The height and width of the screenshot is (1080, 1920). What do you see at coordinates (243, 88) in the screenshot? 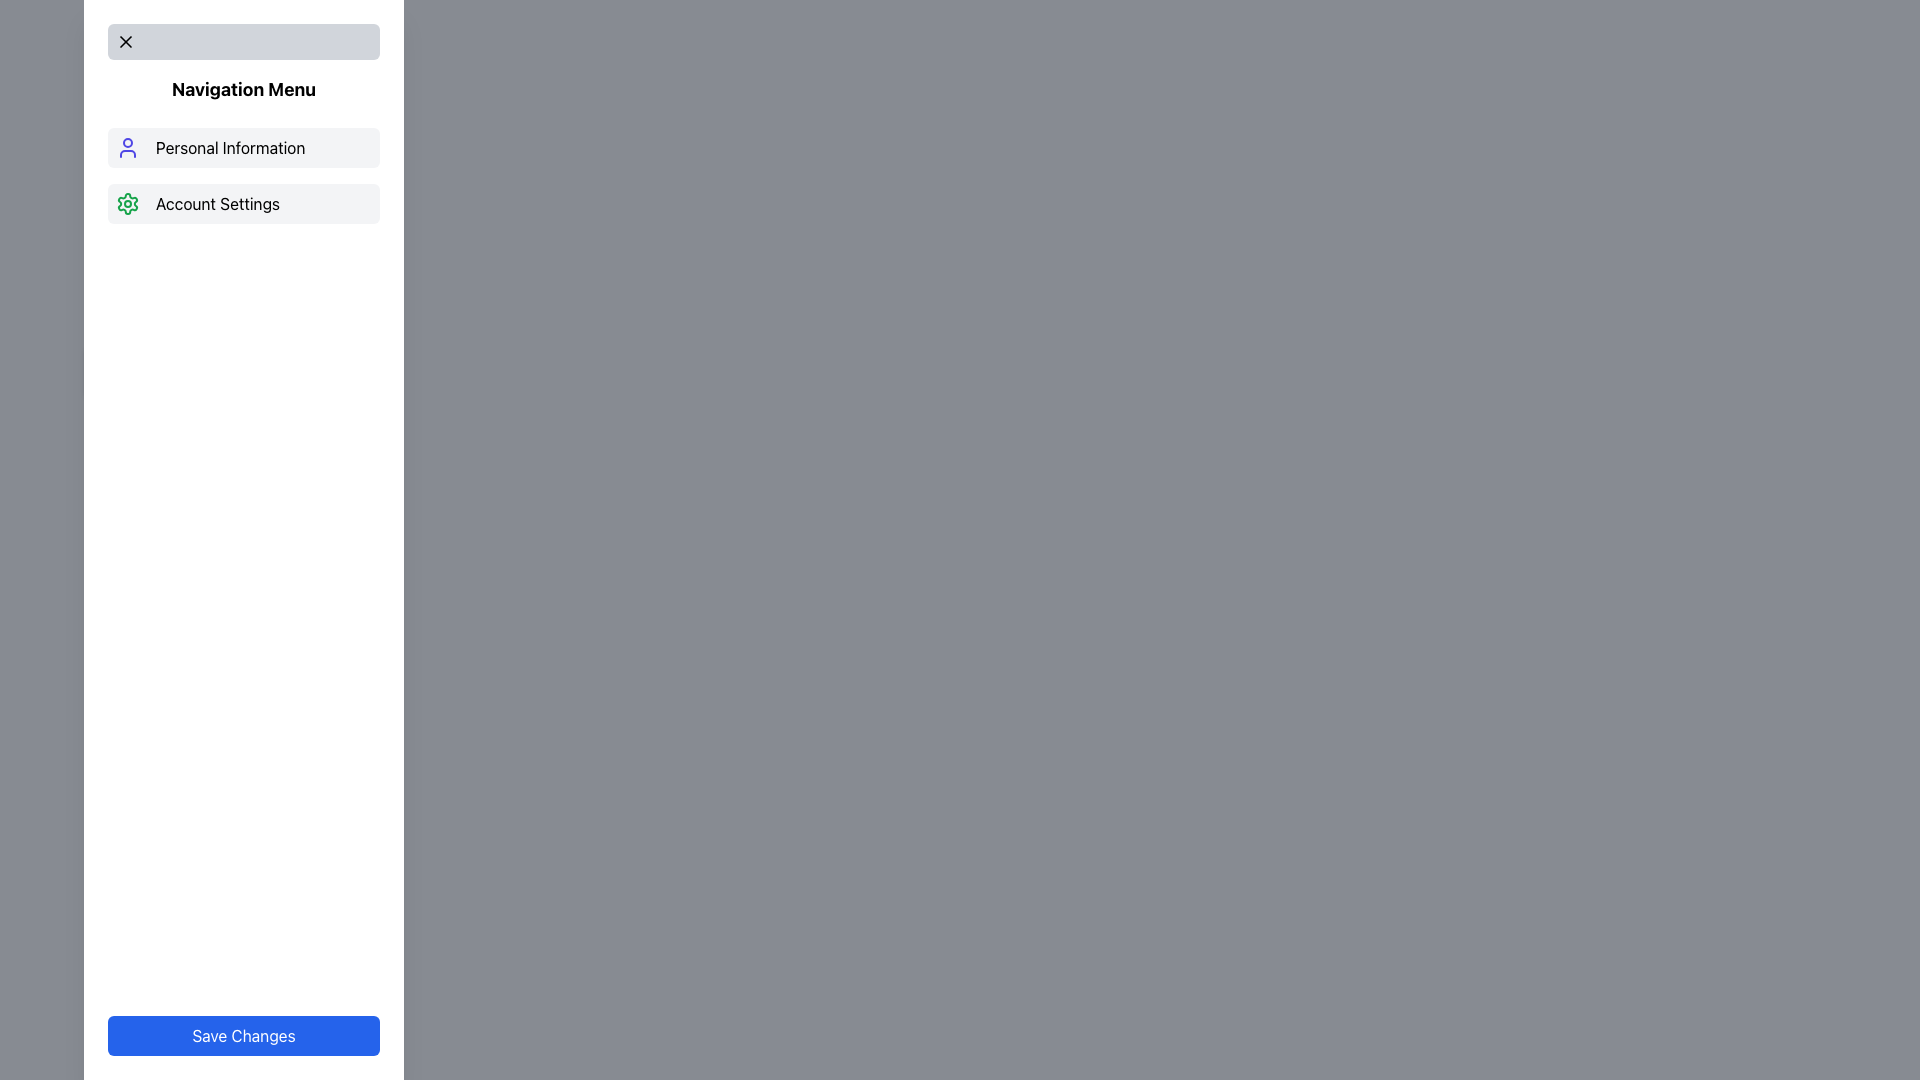
I see `the static text header displaying 'Navigation Menu', which is positioned below a horizontal gray bar and above the menu options in the vertical navigation panel` at bounding box center [243, 88].